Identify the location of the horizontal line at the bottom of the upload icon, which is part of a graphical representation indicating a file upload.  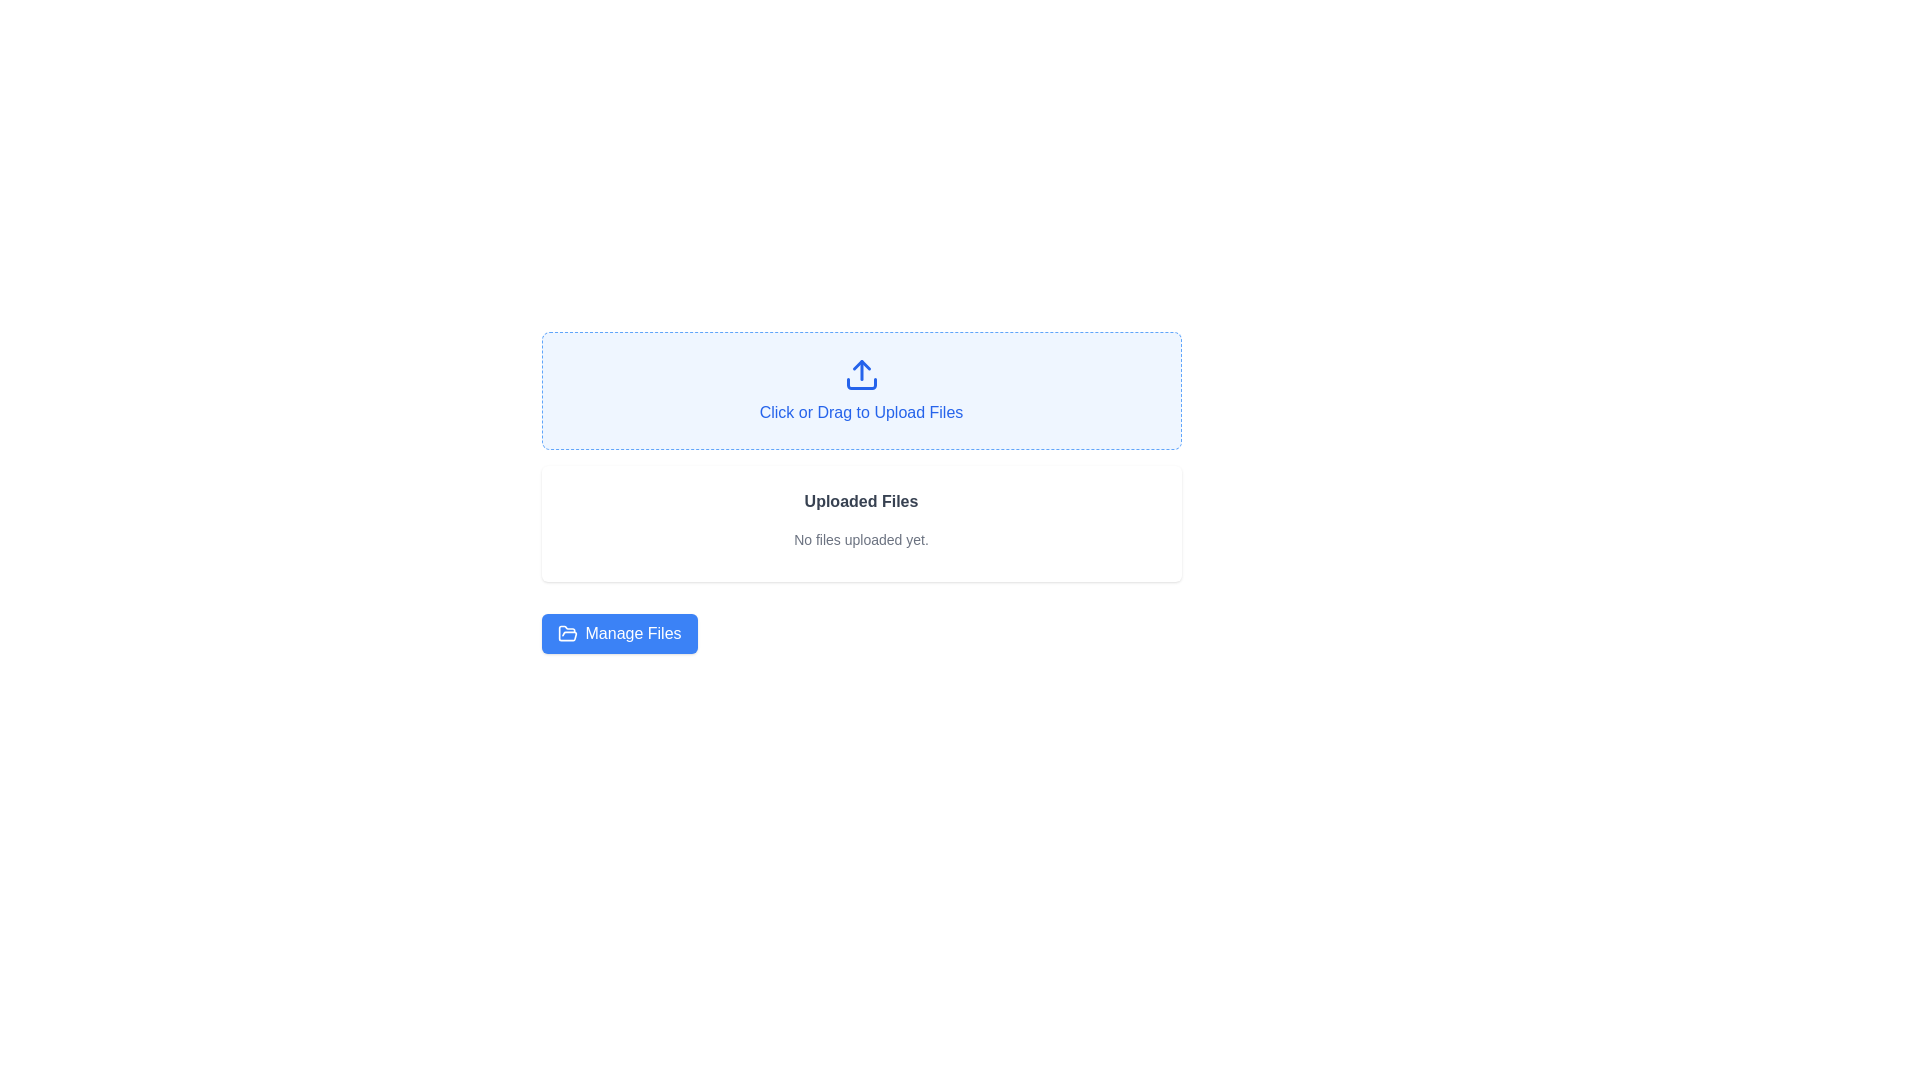
(861, 384).